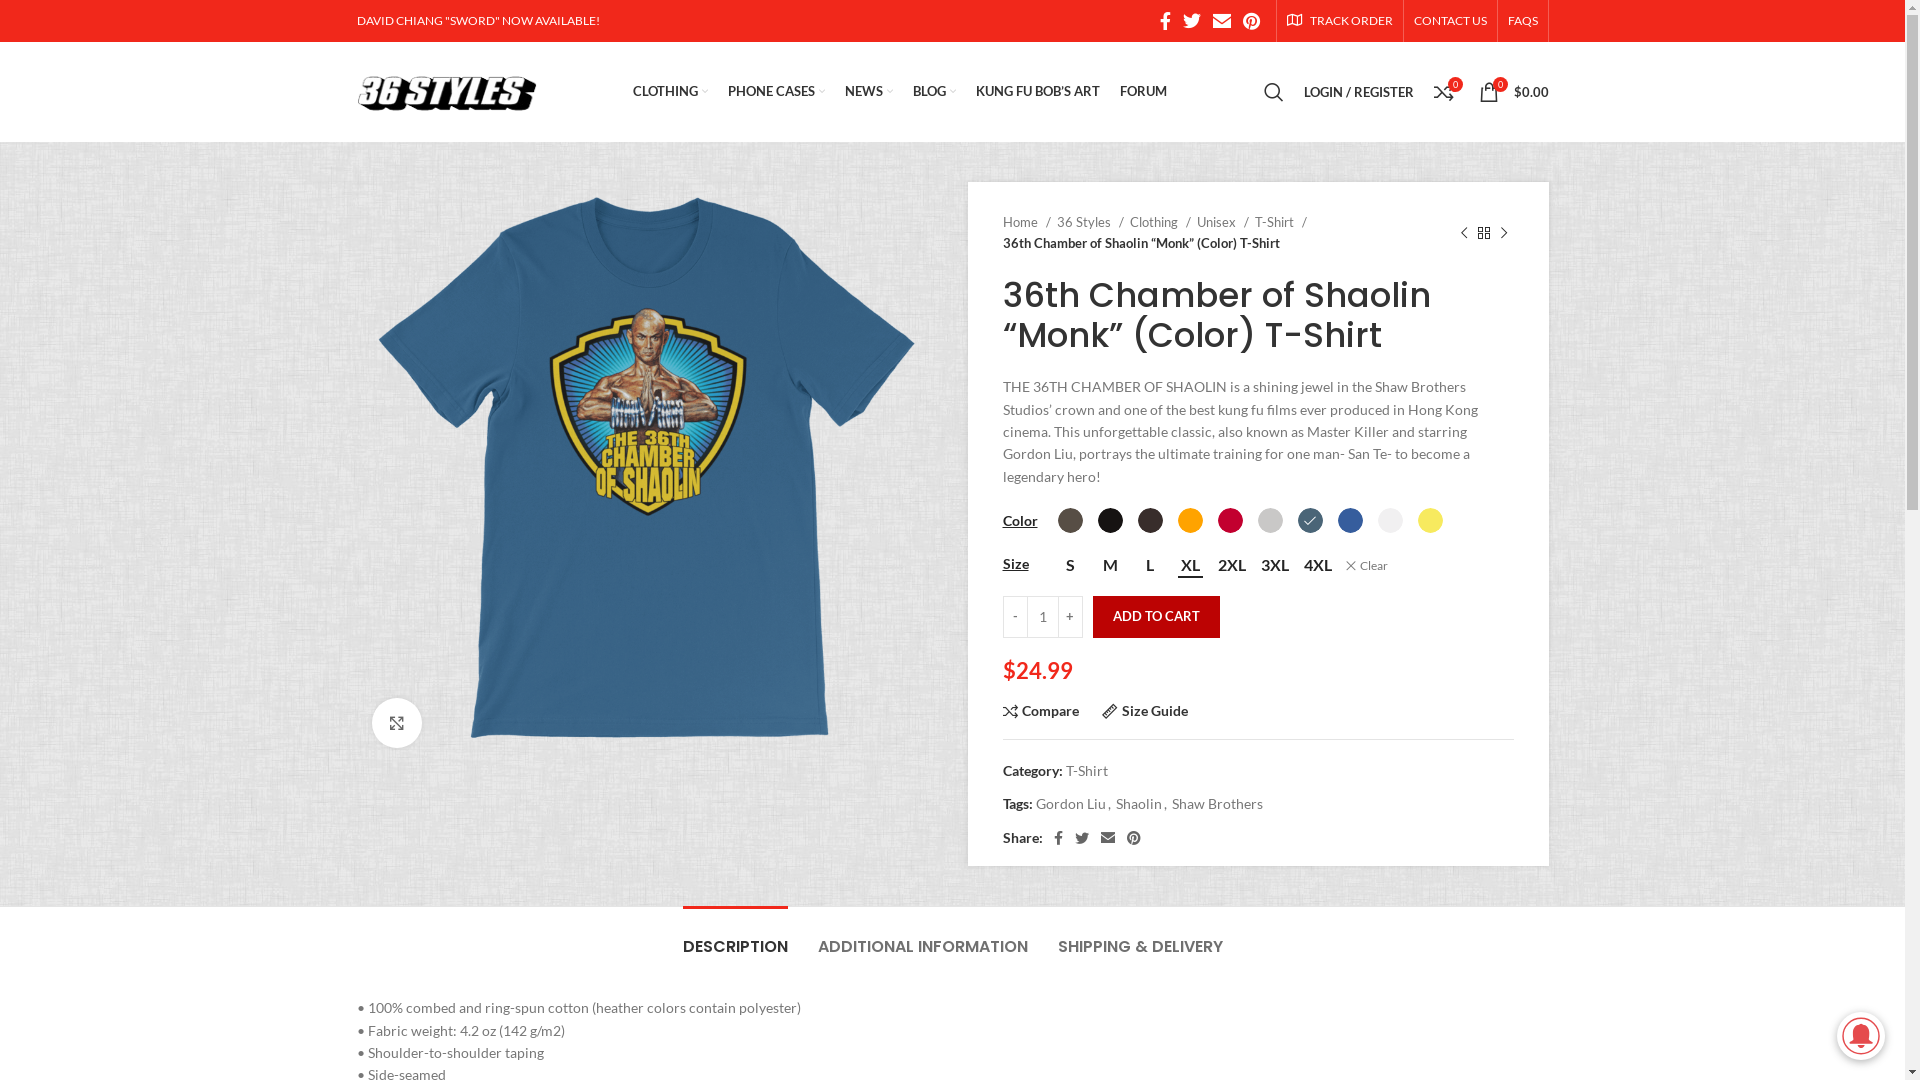  What do you see at coordinates (1280, 222) in the screenshot?
I see `'T-Shirt'` at bounding box center [1280, 222].